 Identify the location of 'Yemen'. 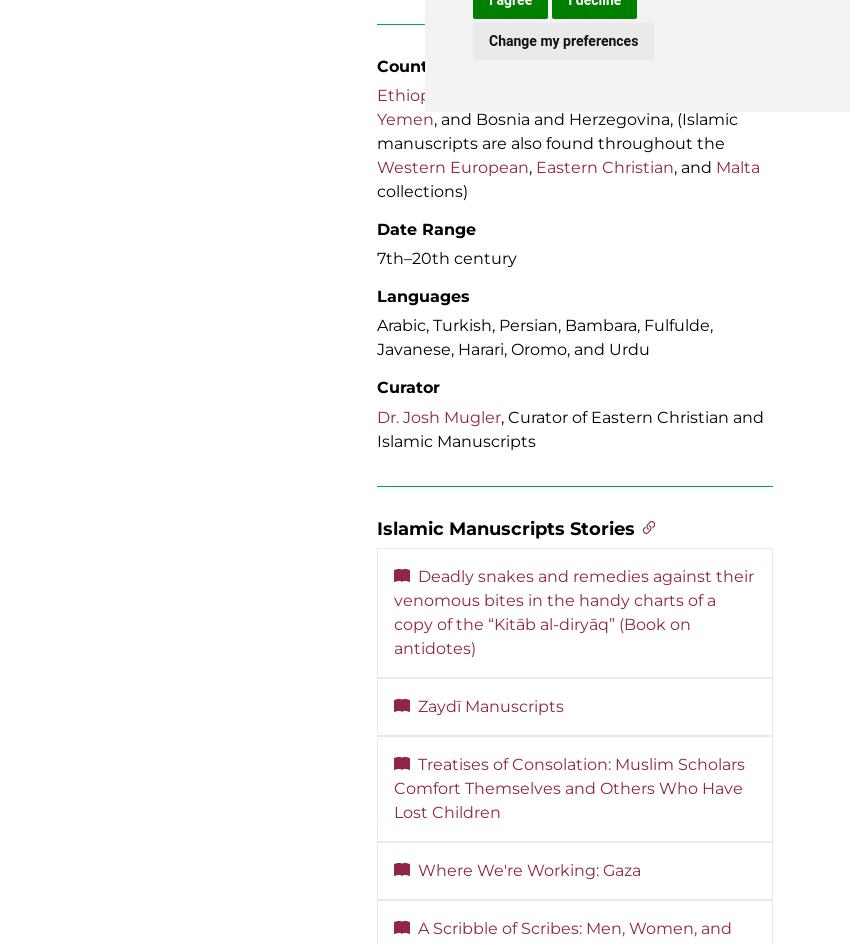
(405, 119).